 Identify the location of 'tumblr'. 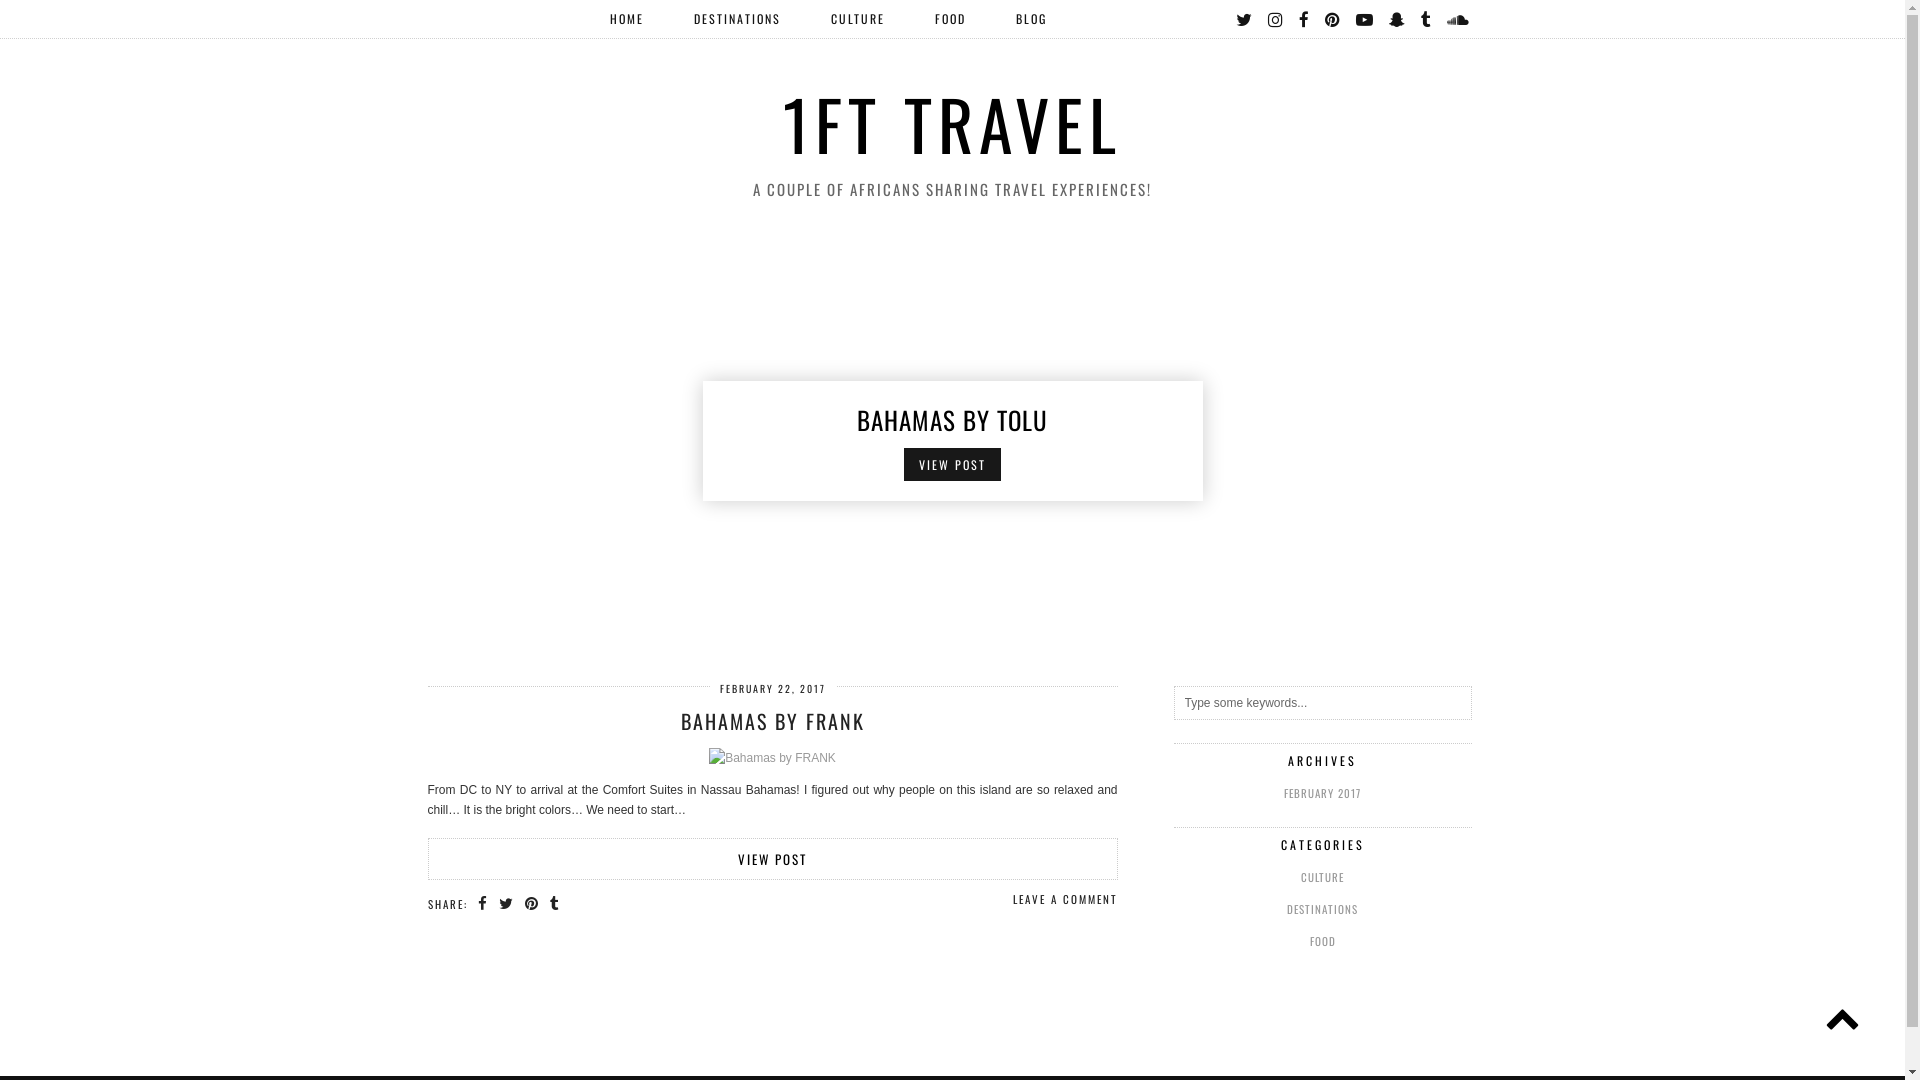
(1419, 19).